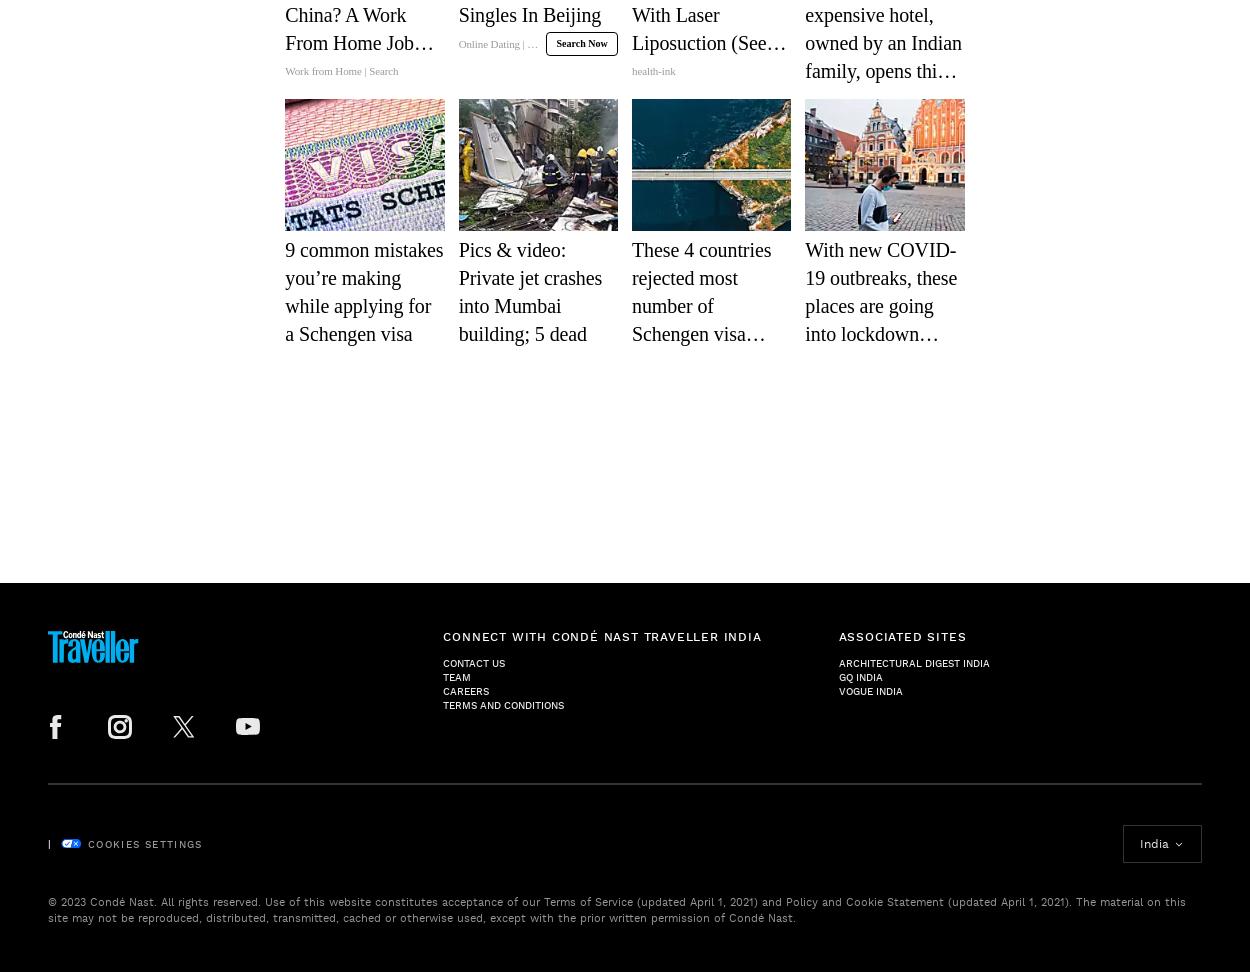  What do you see at coordinates (902, 636) in the screenshot?
I see `'Associated Sites'` at bounding box center [902, 636].